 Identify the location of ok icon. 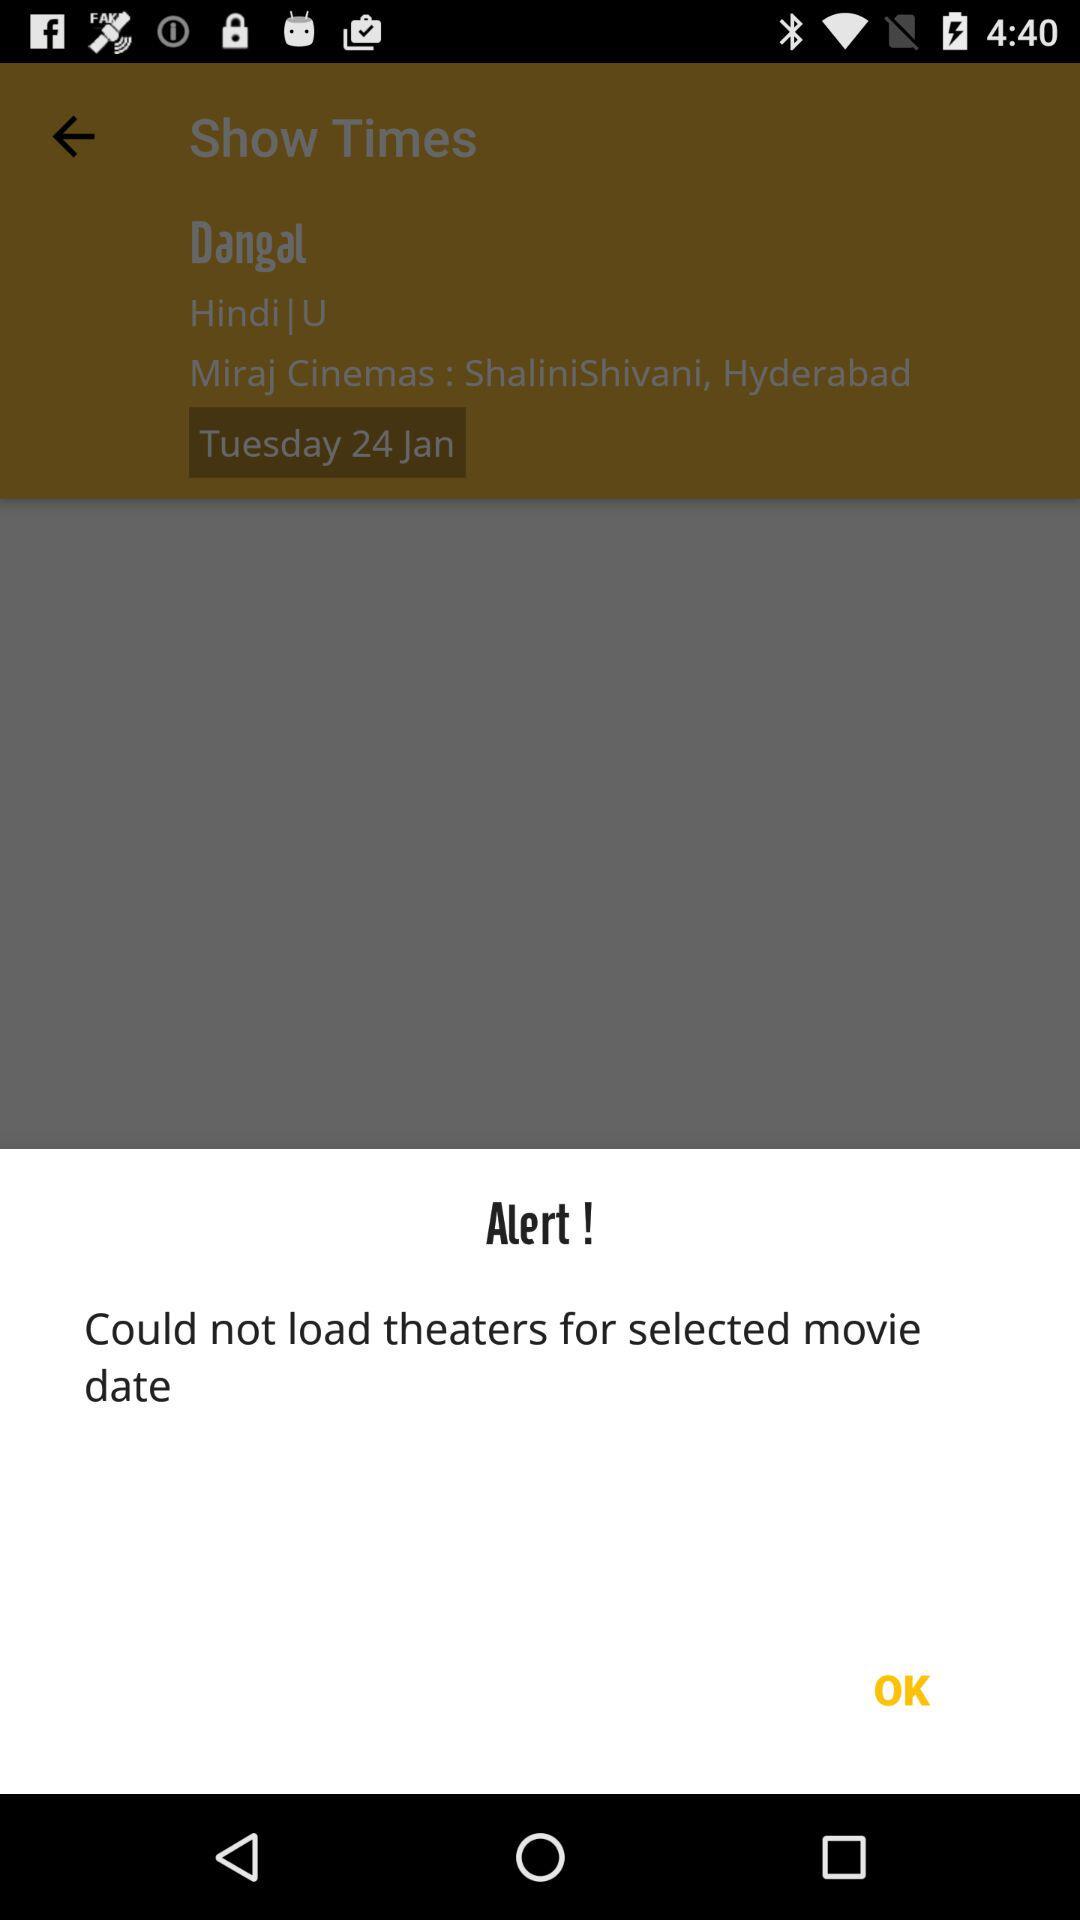
(901, 1688).